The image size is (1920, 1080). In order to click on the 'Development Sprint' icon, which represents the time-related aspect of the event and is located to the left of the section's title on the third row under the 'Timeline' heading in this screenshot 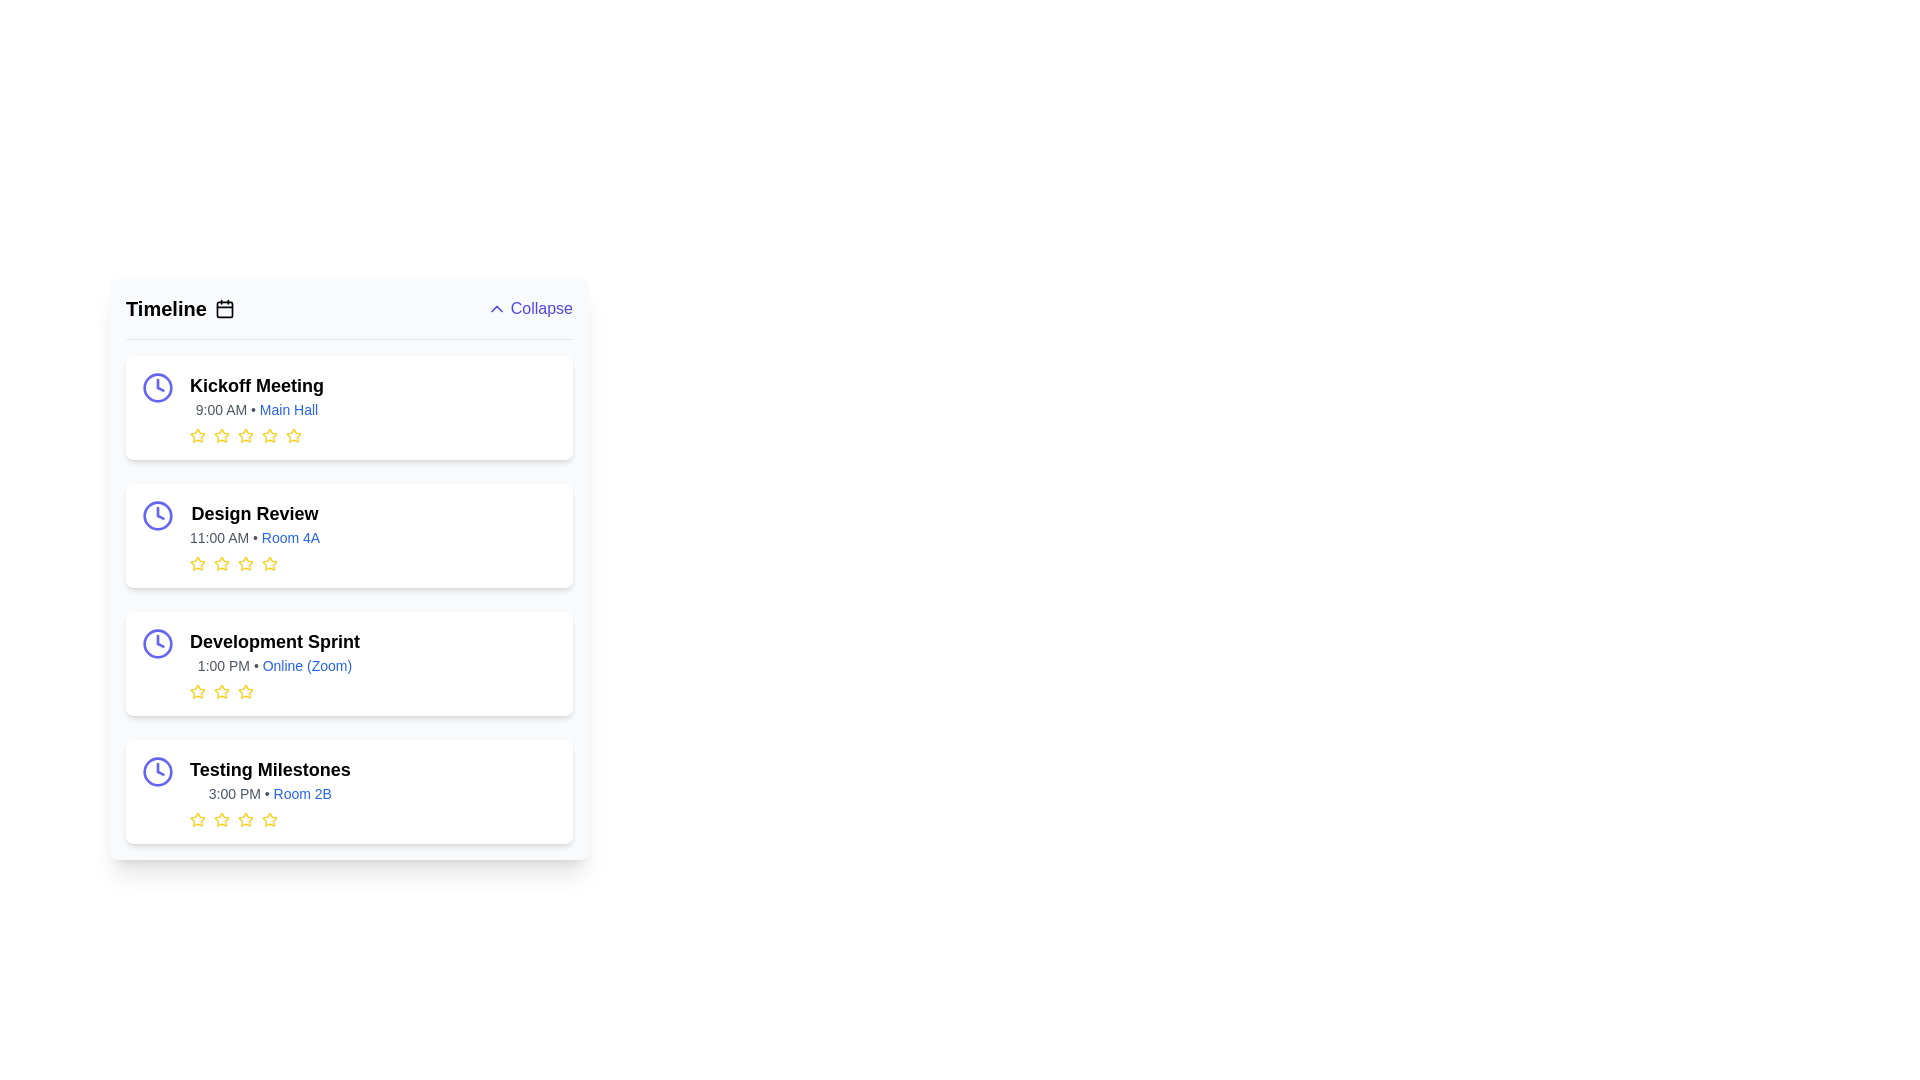, I will do `click(157, 644)`.